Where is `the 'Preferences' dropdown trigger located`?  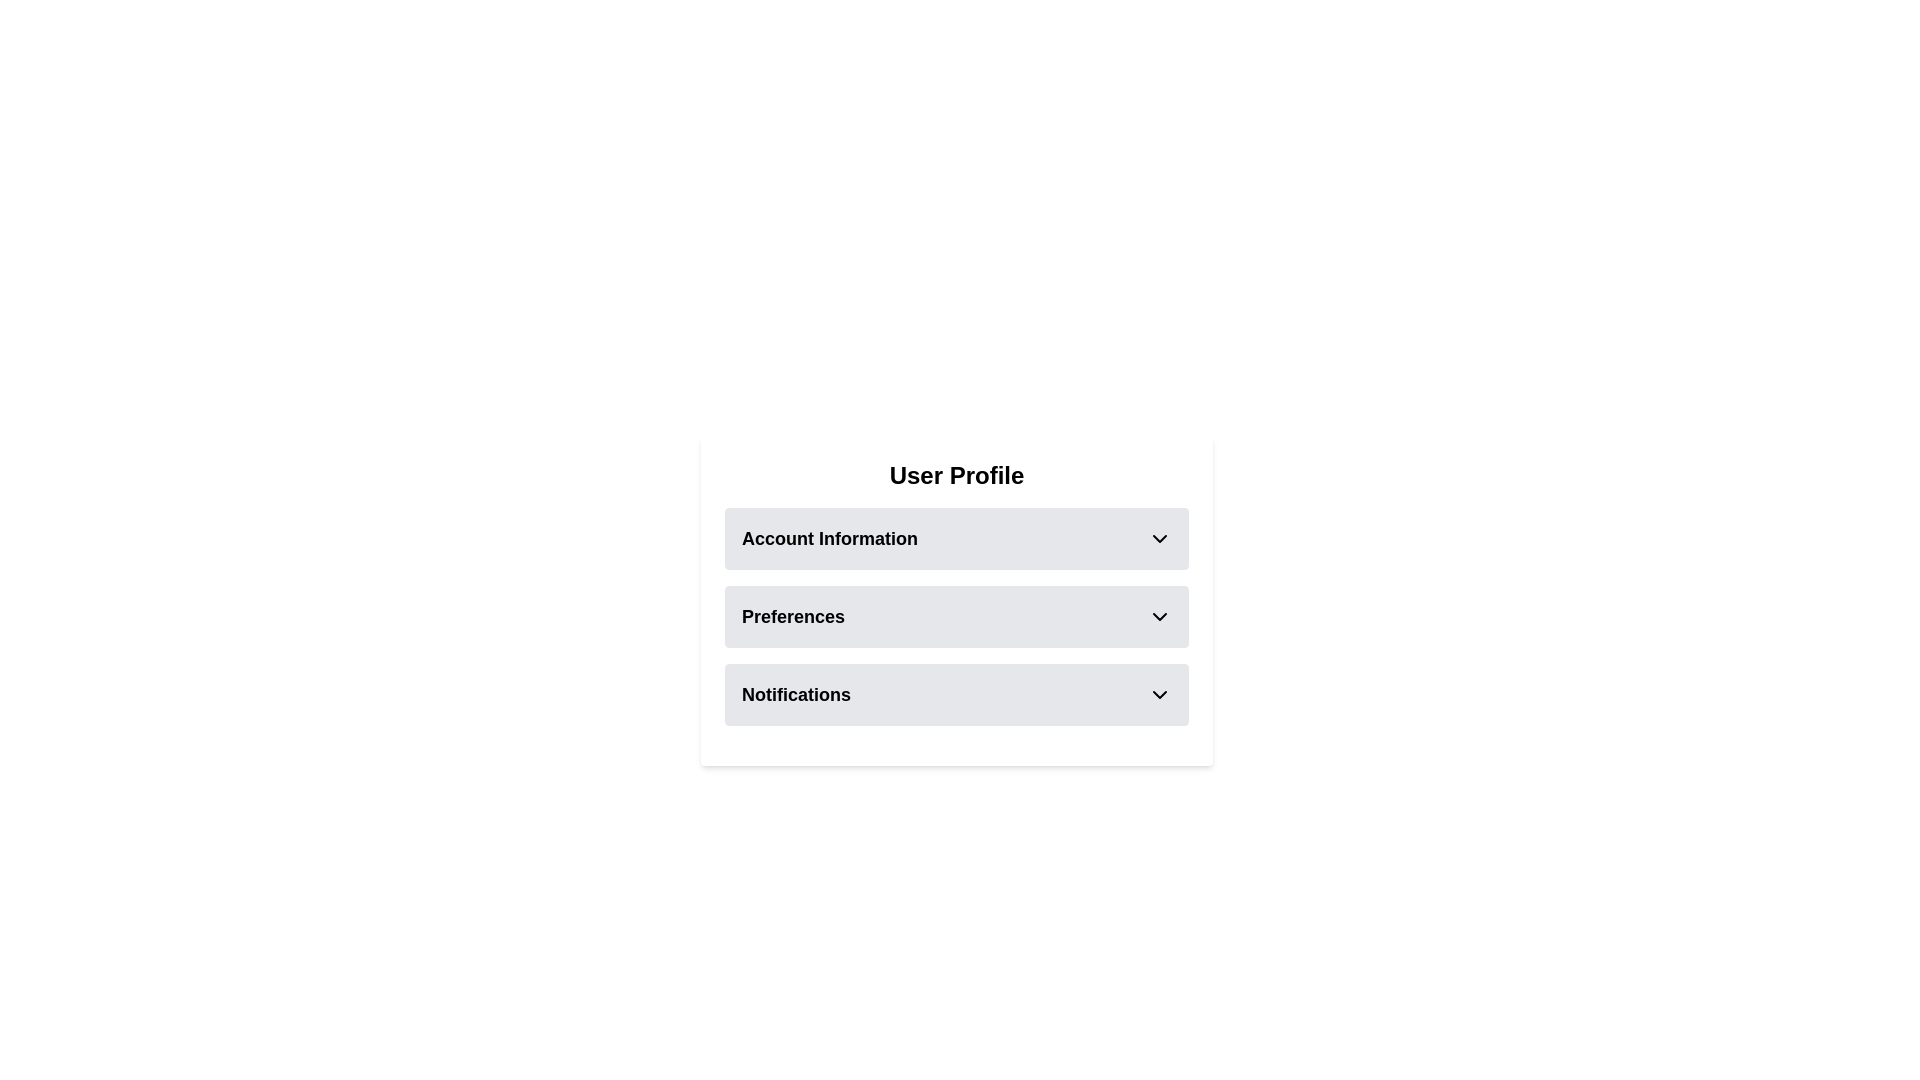 the 'Preferences' dropdown trigger located is located at coordinates (955, 616).